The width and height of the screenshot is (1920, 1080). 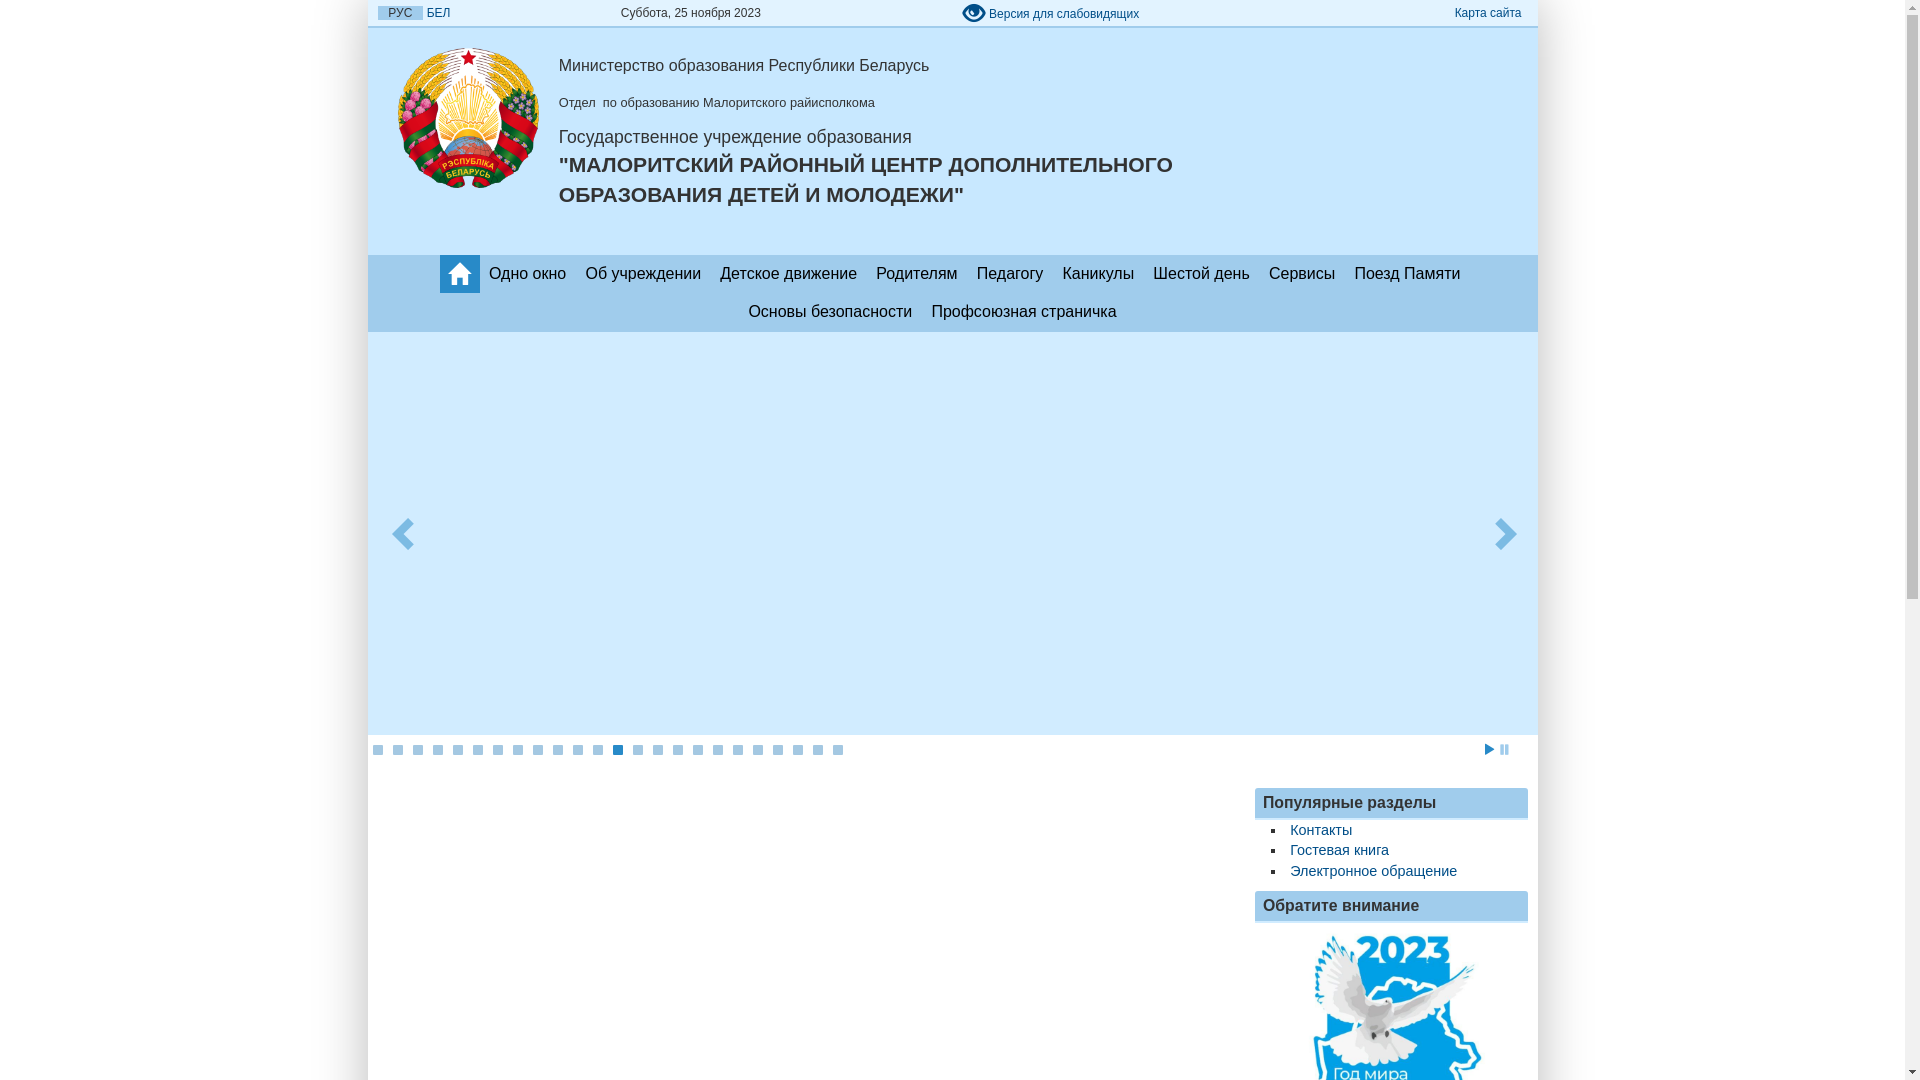 What do you see at coordinates (455, 749) in the screenshot?
I see `'5'` at bounding box center [455, 749].